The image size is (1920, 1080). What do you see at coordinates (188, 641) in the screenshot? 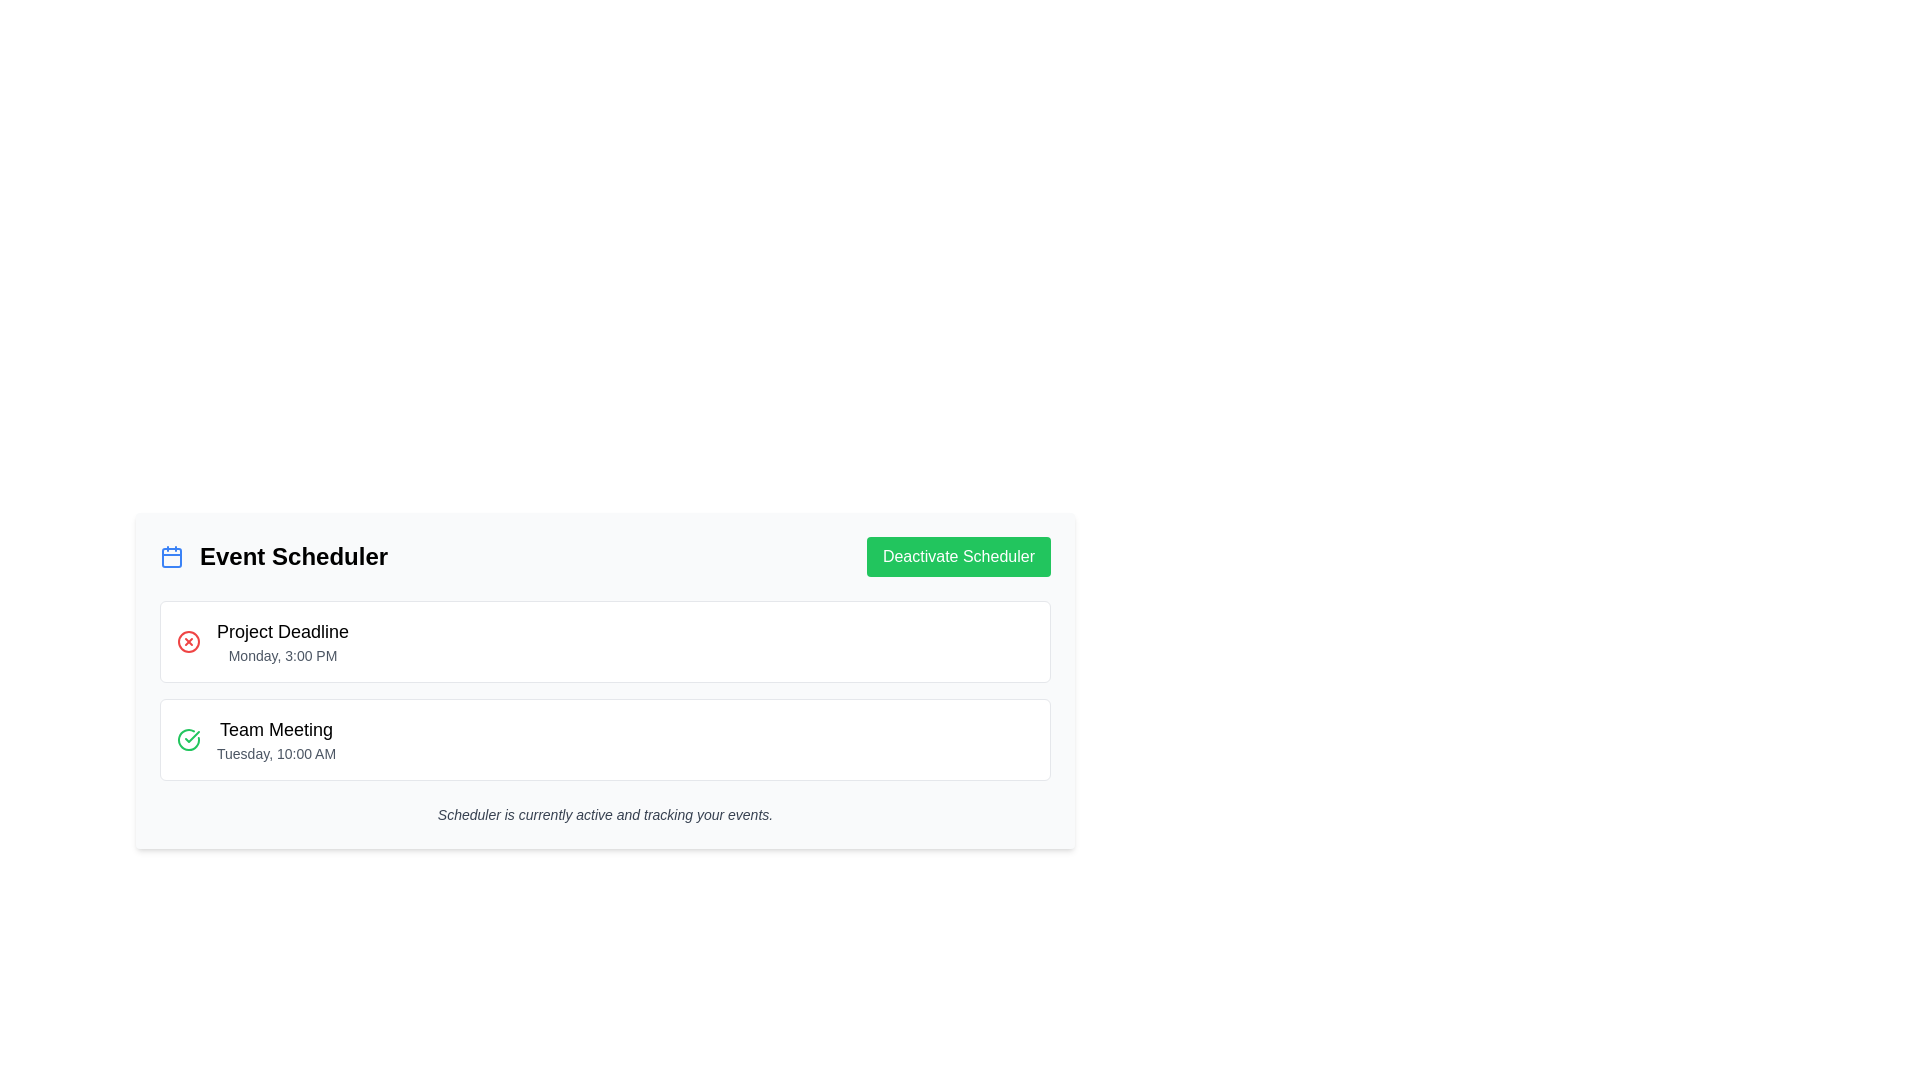
I see `the SVG circle that represents a warning status, located next to the 'Project Deadline' label in the event scheduler` at bounding box center [188, 641].